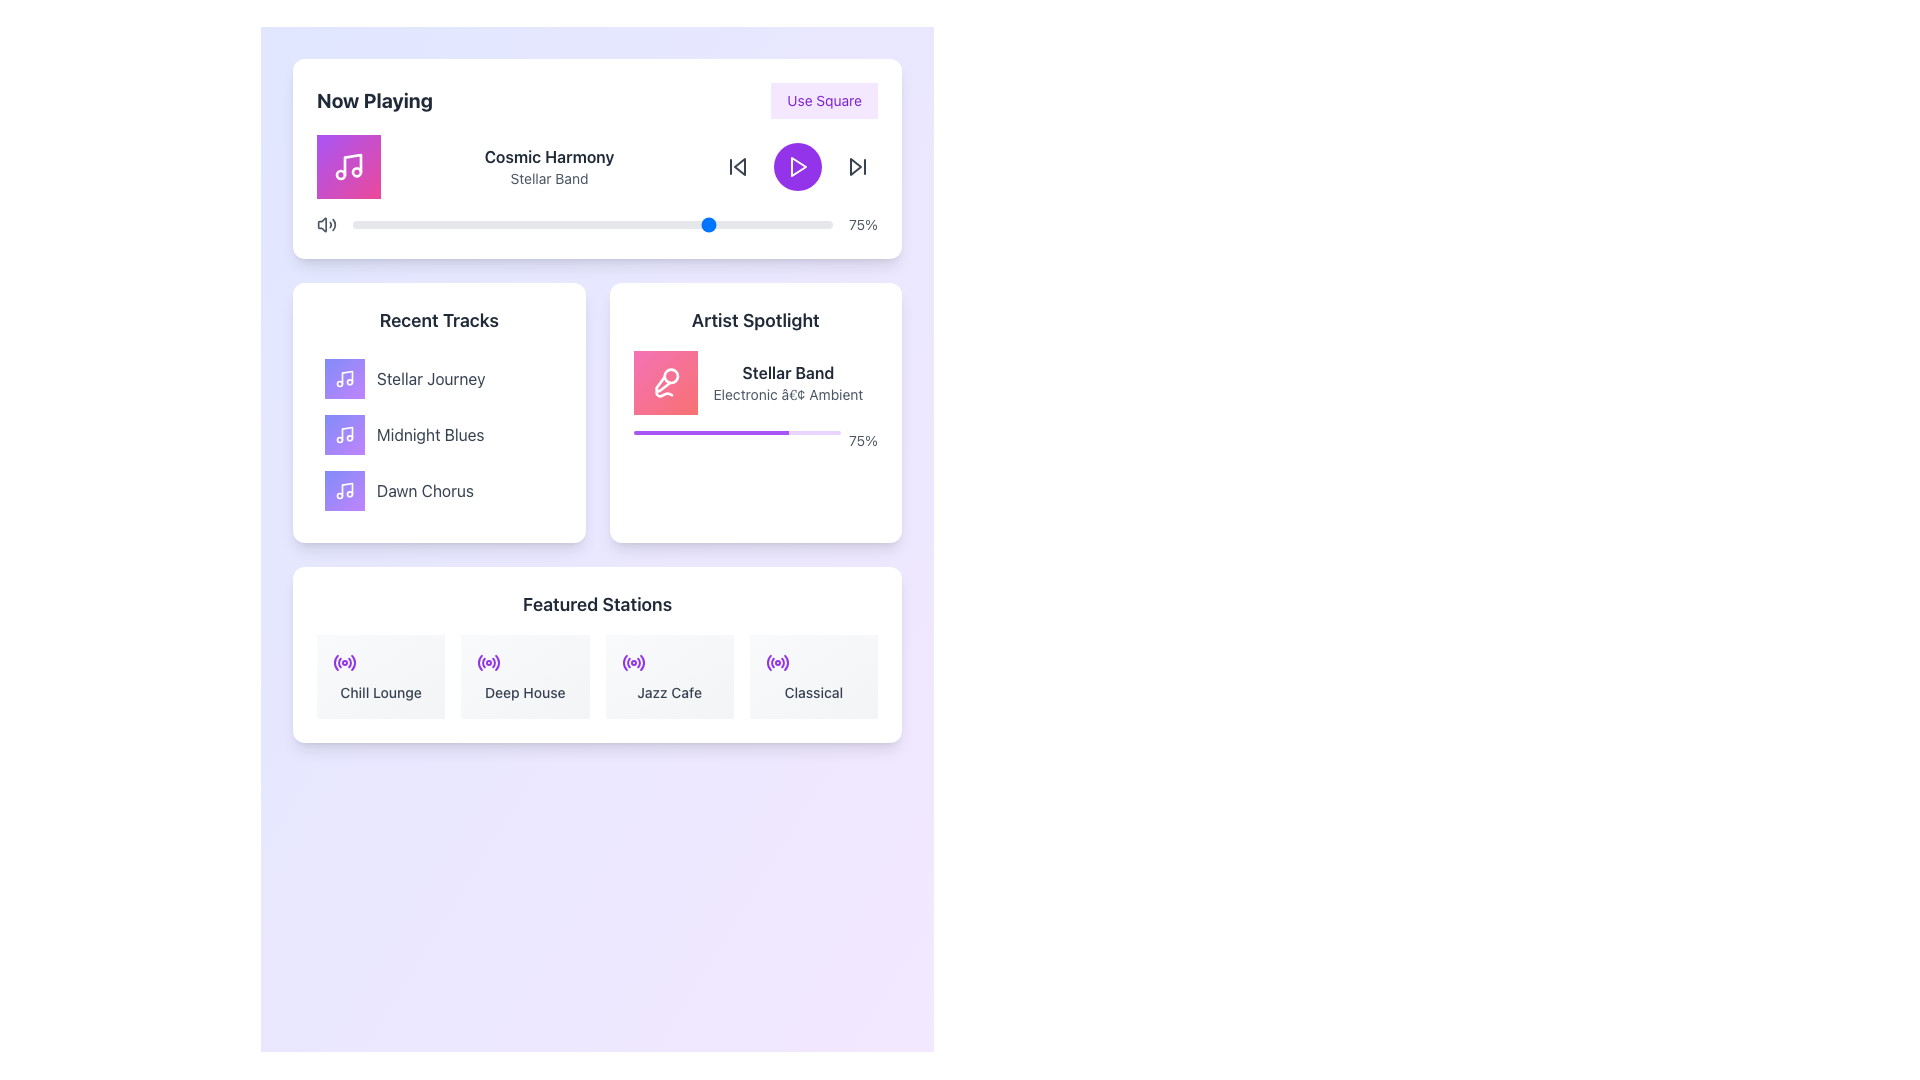  Describe the element at coordinates (826, 431) in the screenshot. I see `progress` at that location.